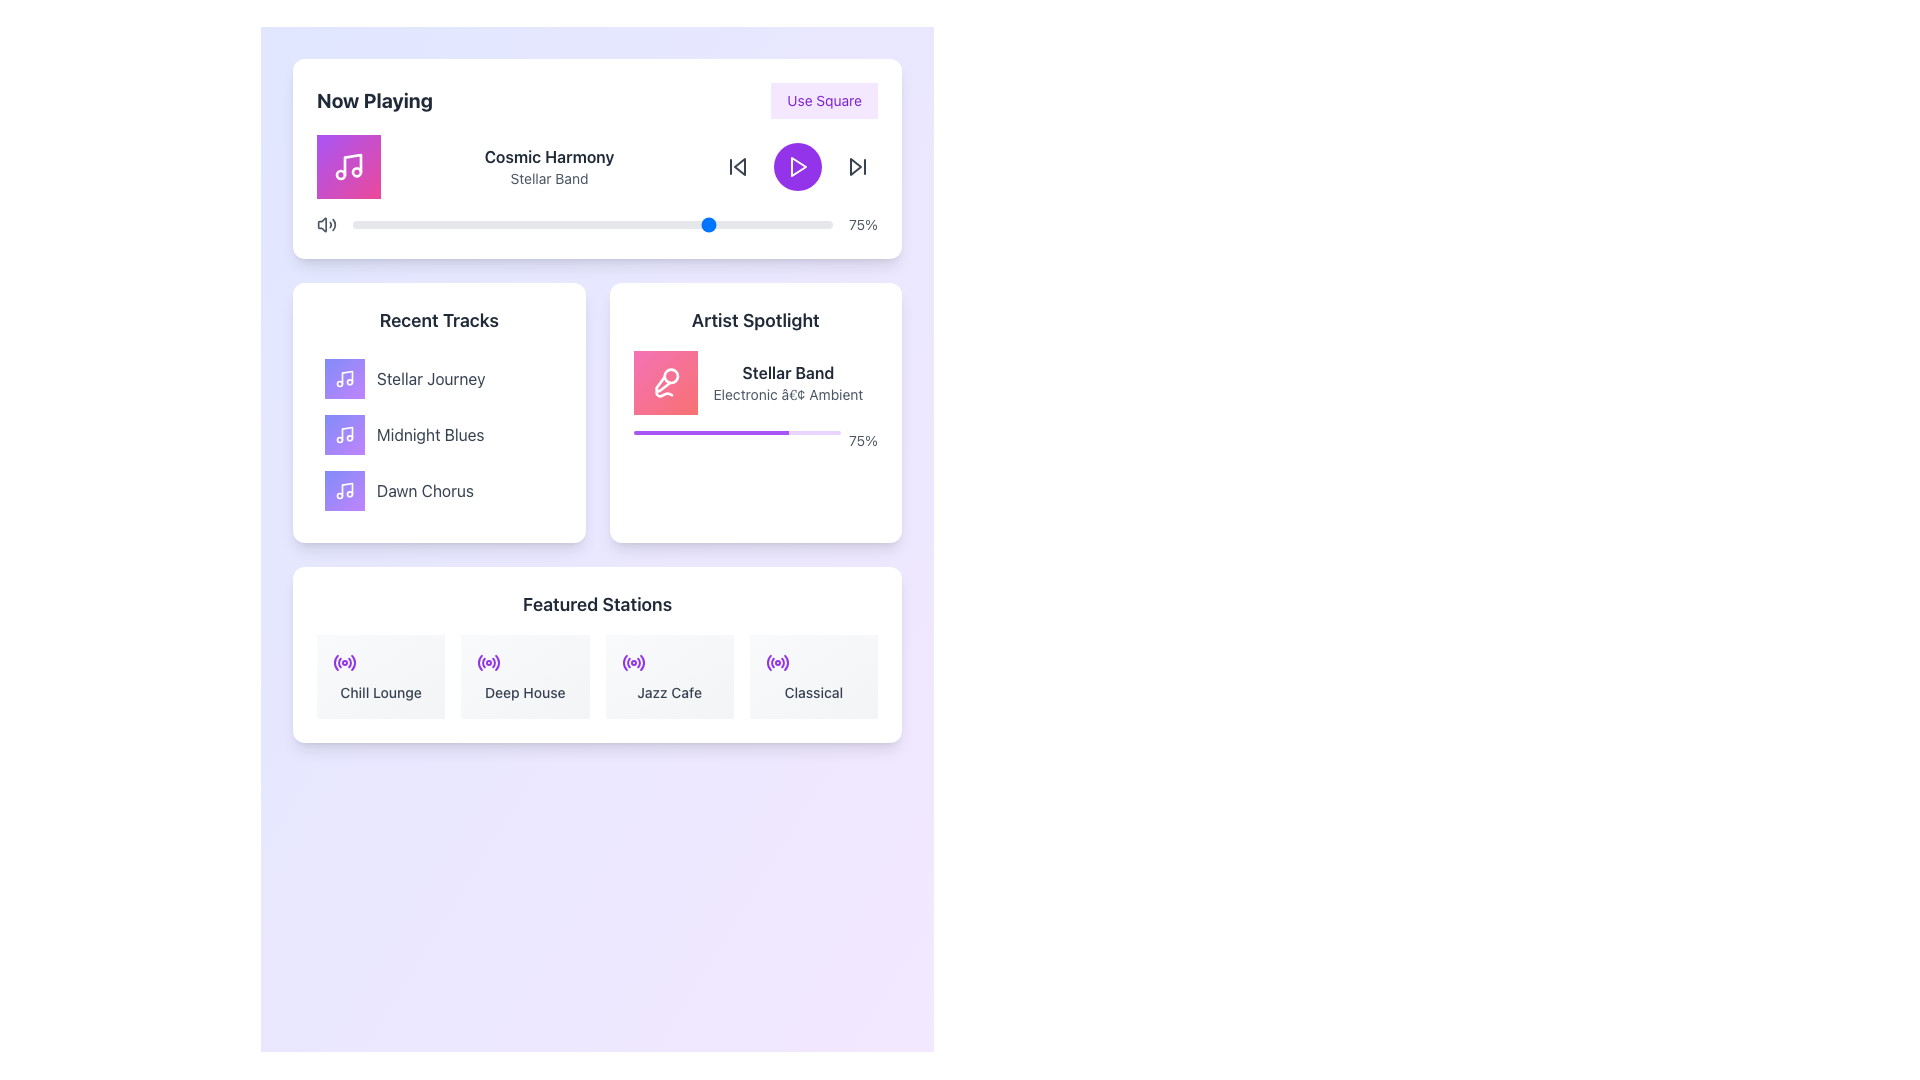  Describe the element at coordinates (826, 431) in the screenshot. I see `progress` at that location.